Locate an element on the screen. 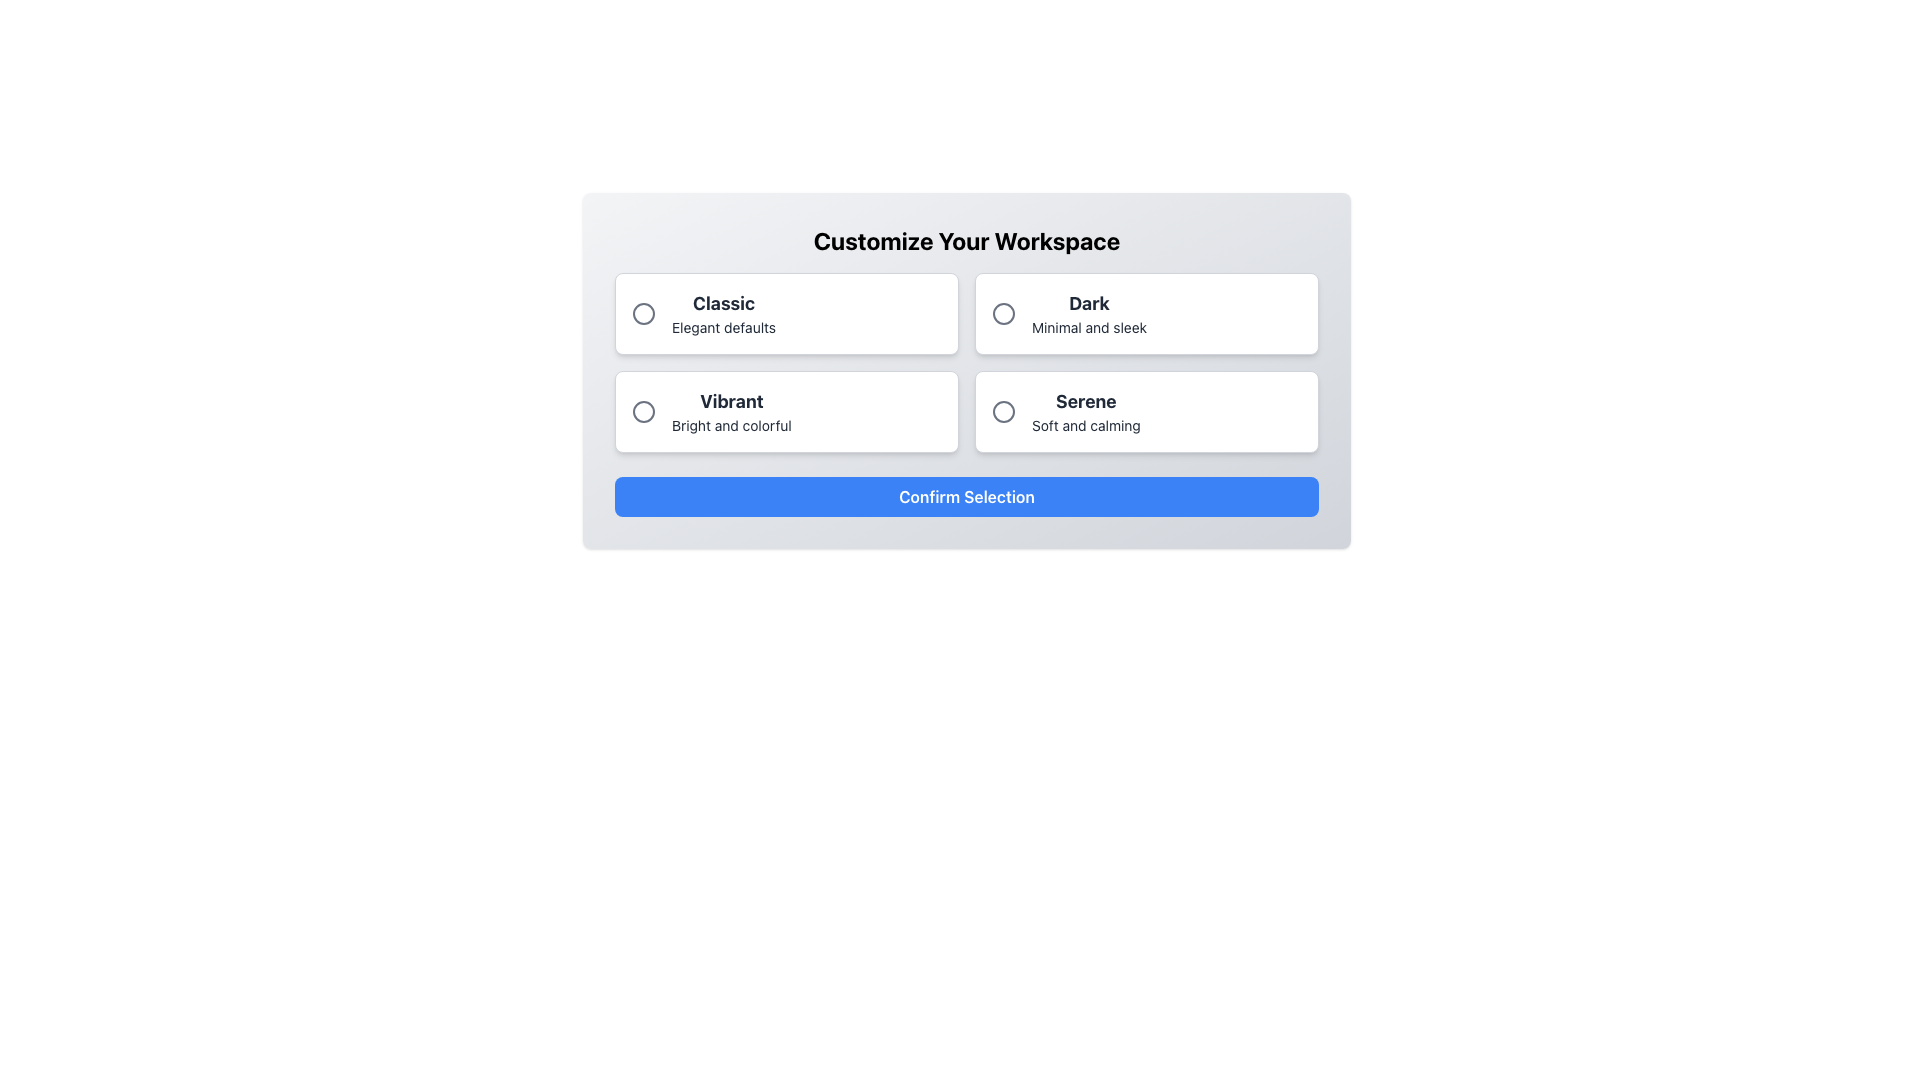 This screenshot has width=1920, height=1080. the circular graphic element that serves as a marker, located to the left of the text 'Classic' in the top-left option of the grid layout is located at coordinates (643, 313).